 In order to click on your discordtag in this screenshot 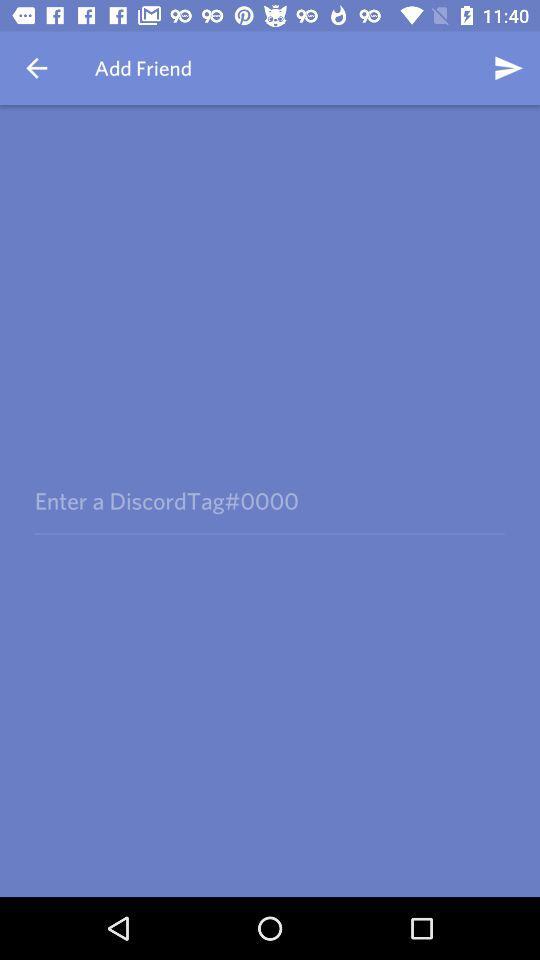, I will do `click(269, 500)`.